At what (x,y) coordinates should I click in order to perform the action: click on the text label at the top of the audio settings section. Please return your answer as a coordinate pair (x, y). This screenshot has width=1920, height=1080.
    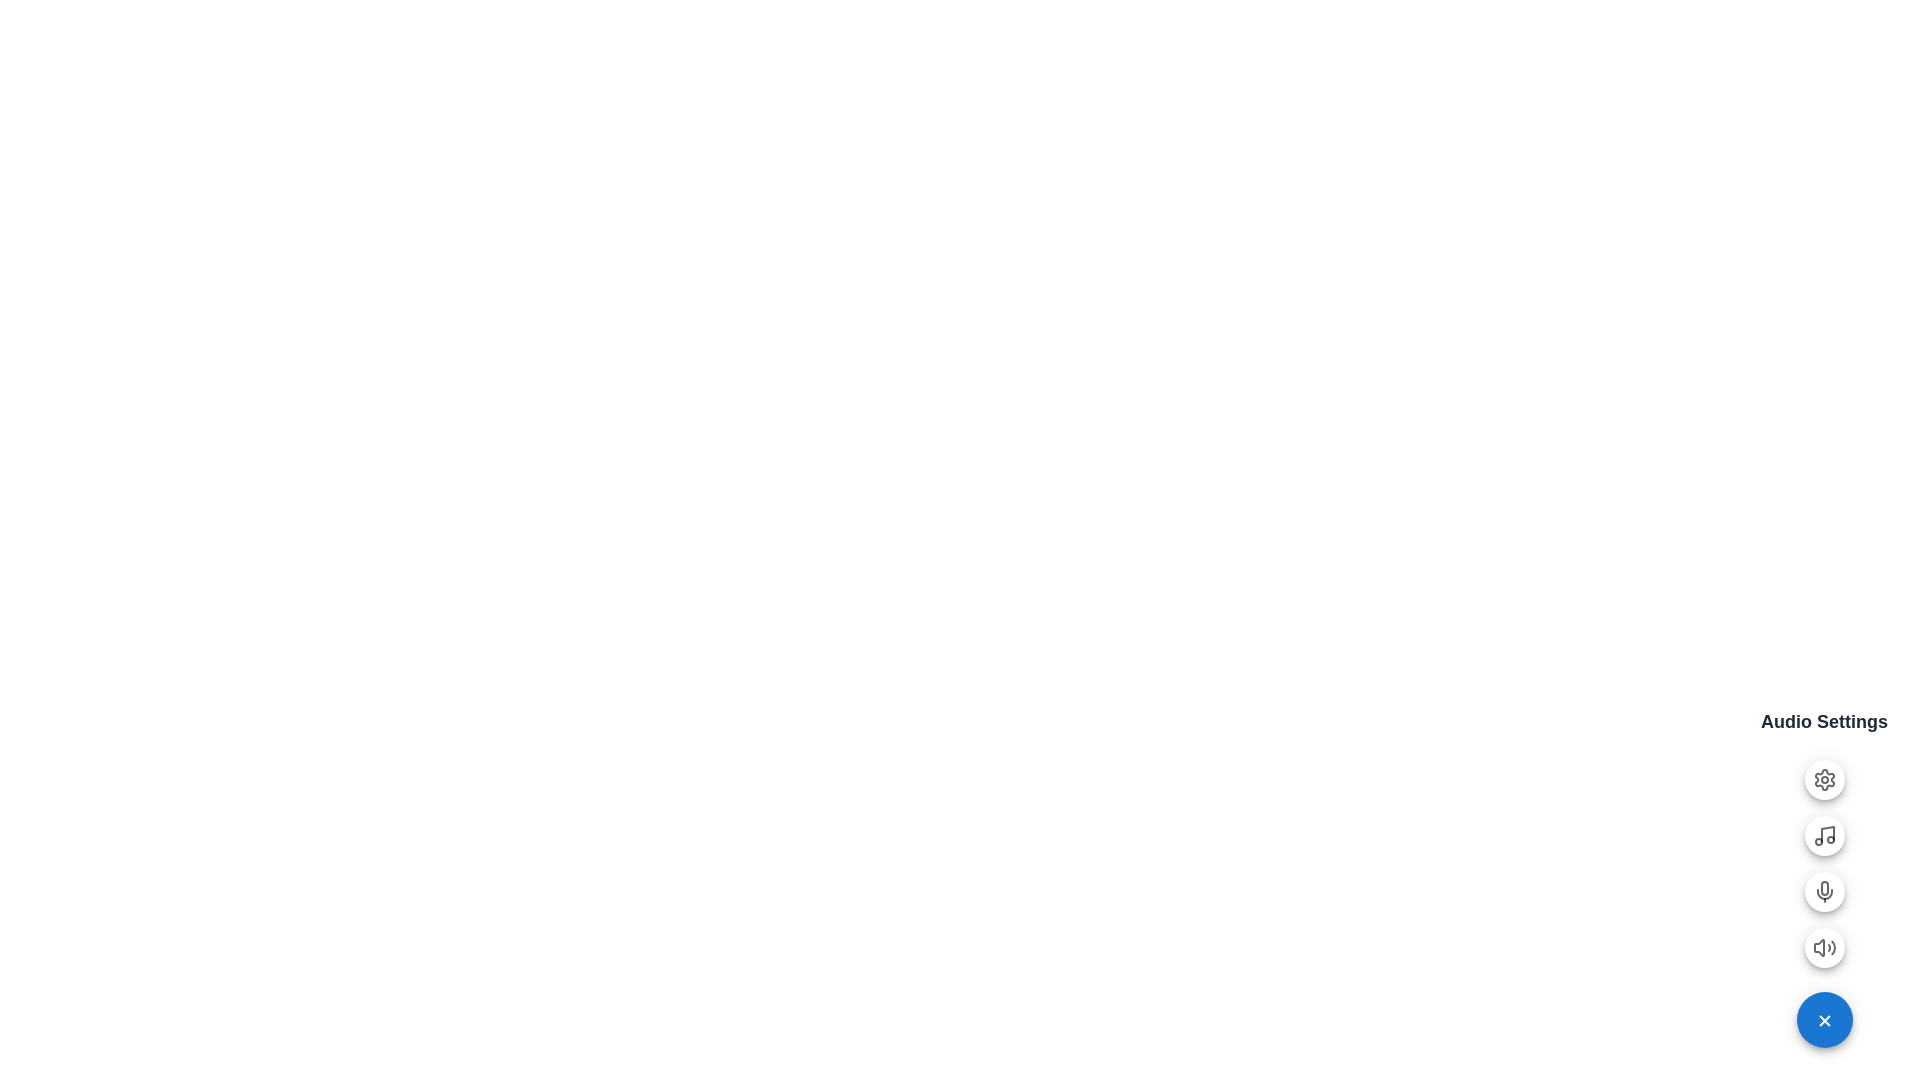
    Looking at the image, I should click on (1824, 721).